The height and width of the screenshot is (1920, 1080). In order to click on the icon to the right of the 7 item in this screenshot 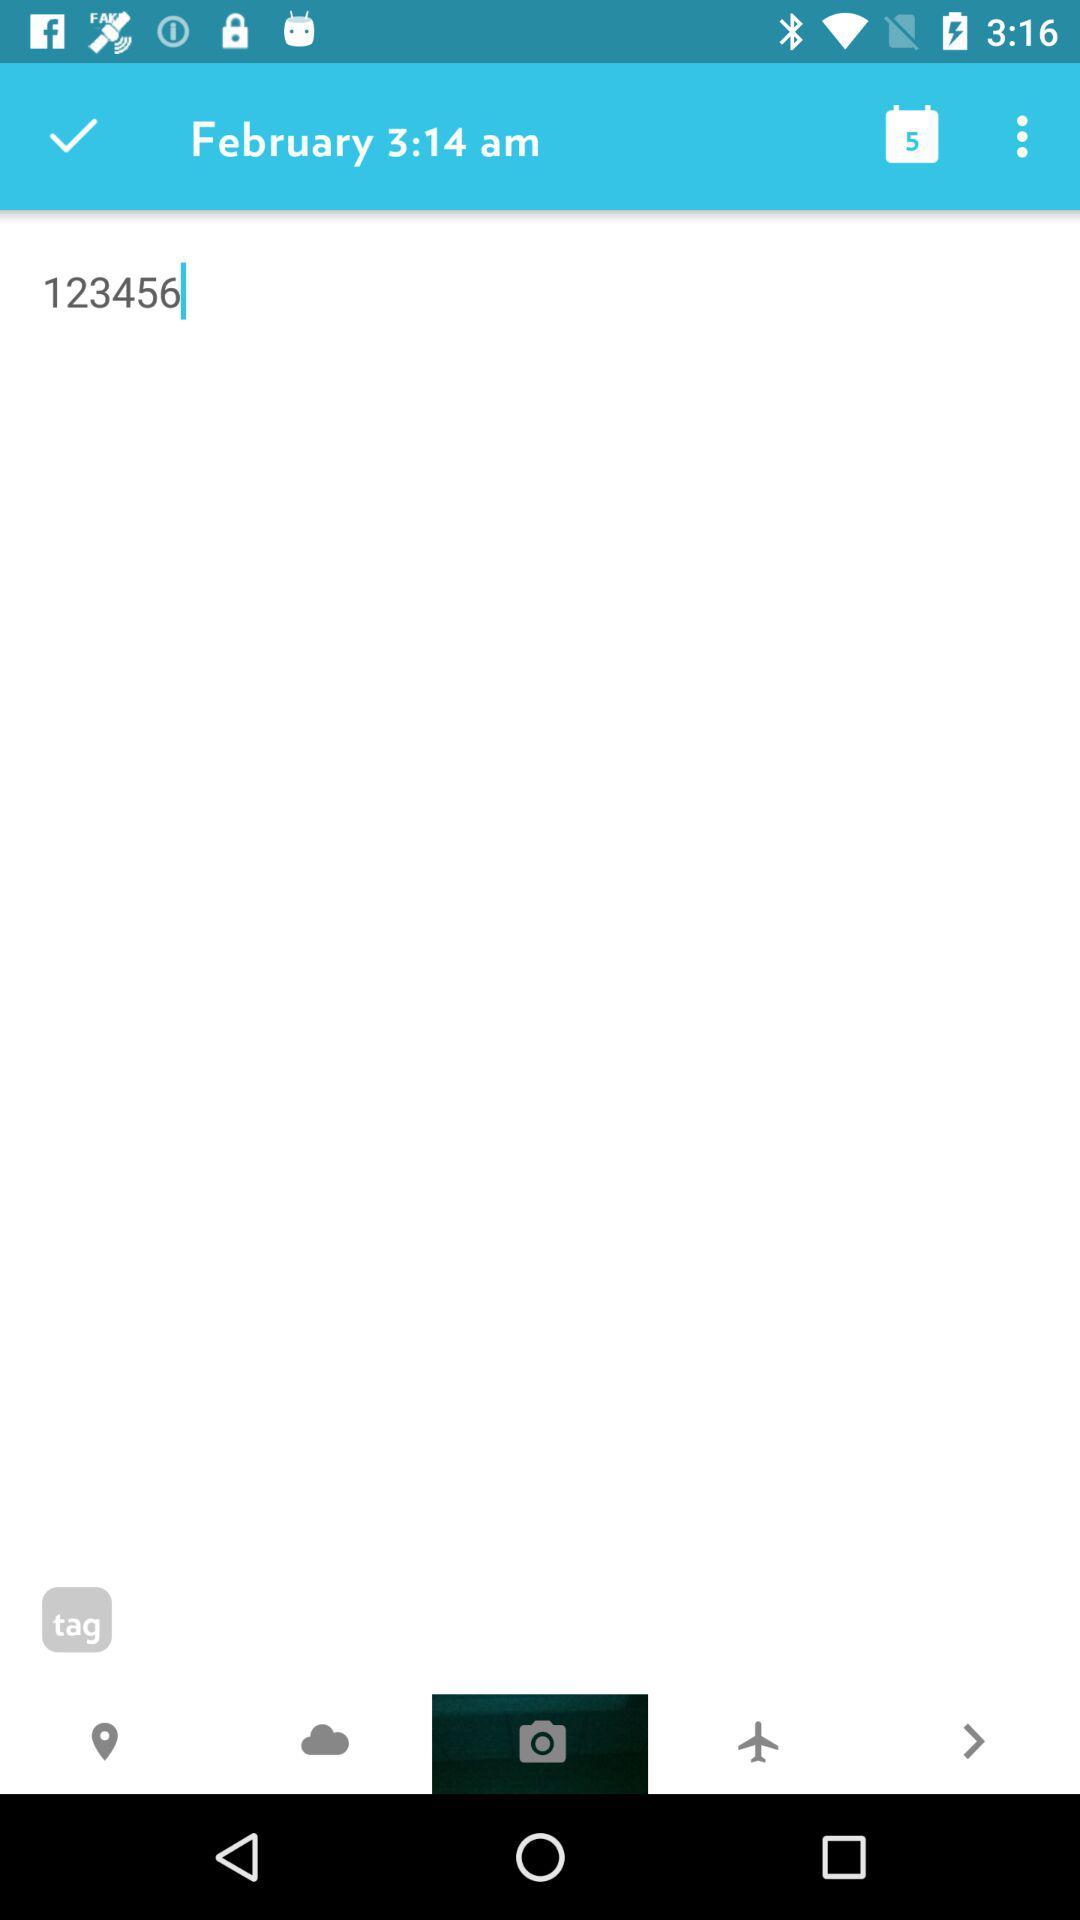, I will do `click(971, 1743)`.